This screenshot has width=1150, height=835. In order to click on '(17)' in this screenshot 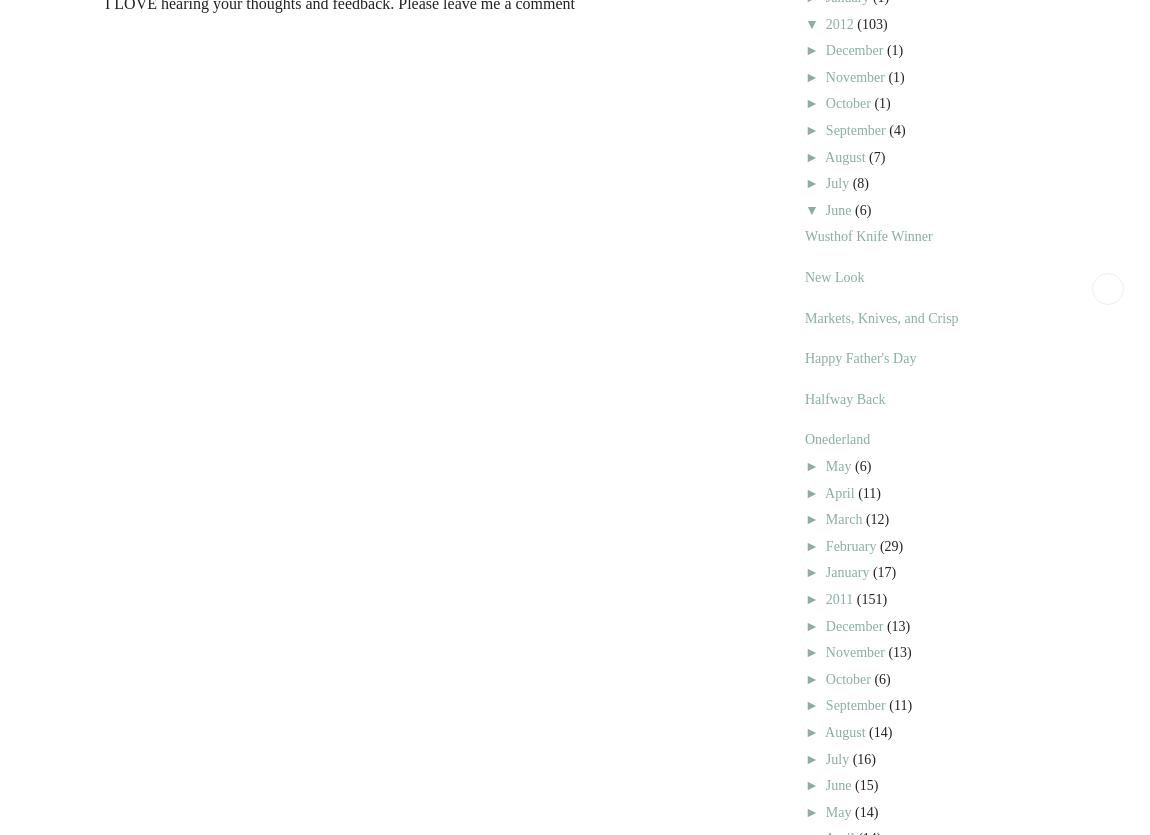, I will do `click(884, 572)`.